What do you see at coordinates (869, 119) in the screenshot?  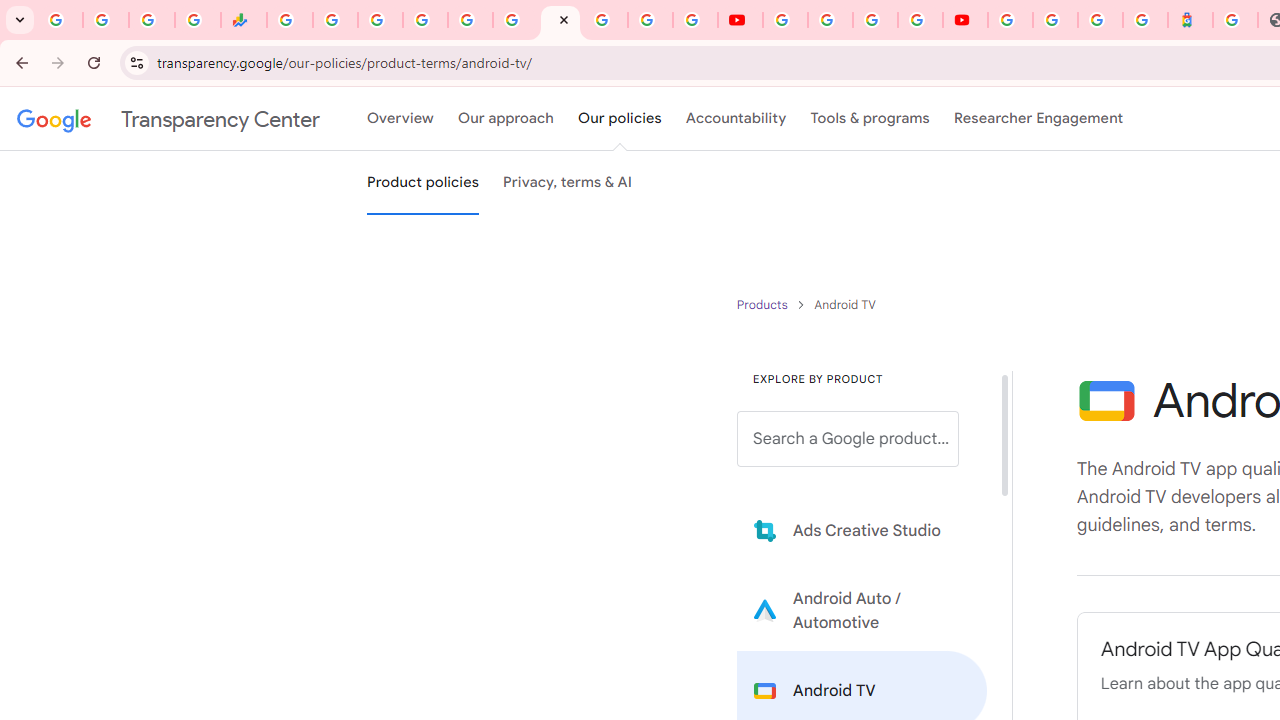 I see `'Tools & programs'` at bounding box center [869, 119].